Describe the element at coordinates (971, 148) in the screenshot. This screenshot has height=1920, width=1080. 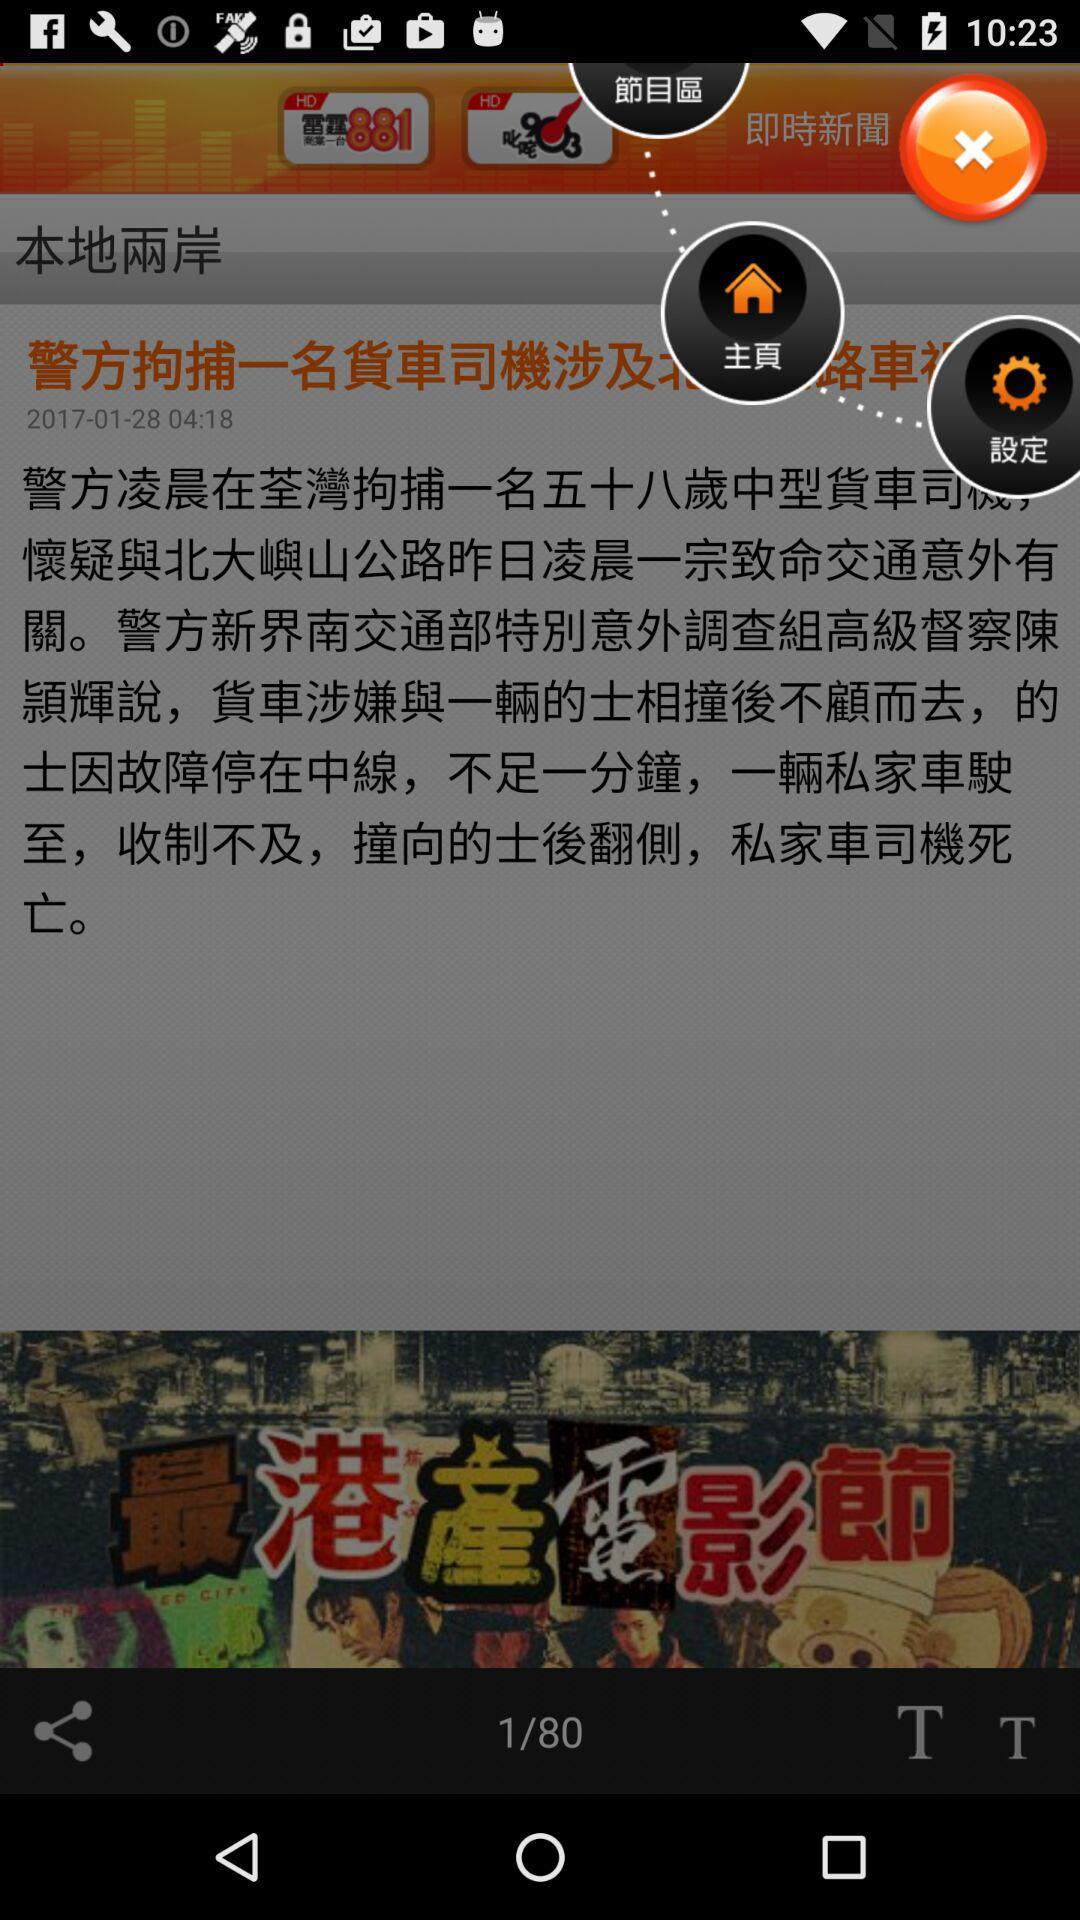
I see `the option` at that location.